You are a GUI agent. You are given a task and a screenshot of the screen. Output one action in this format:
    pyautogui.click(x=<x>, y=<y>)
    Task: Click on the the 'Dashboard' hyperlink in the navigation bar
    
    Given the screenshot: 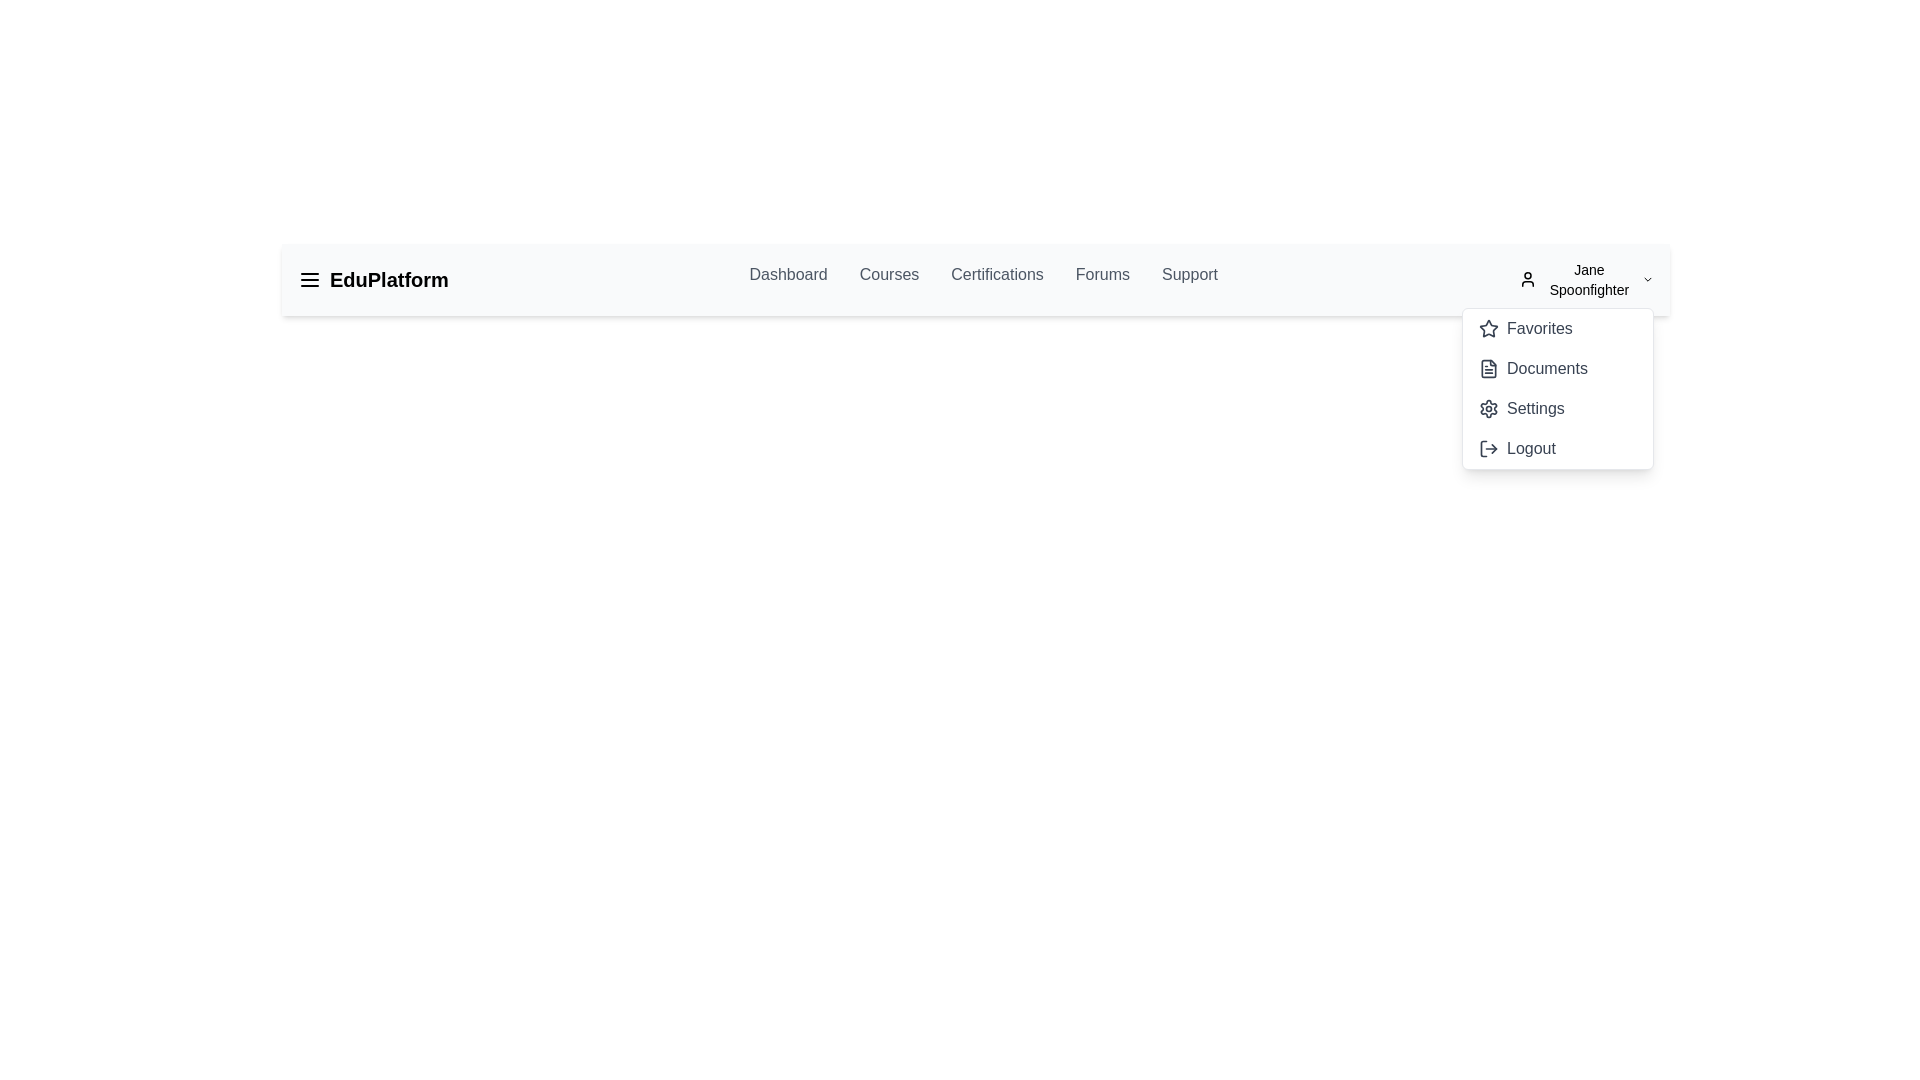 What is the action you would take?
    pyautogui.click(x=787, y=280)
    